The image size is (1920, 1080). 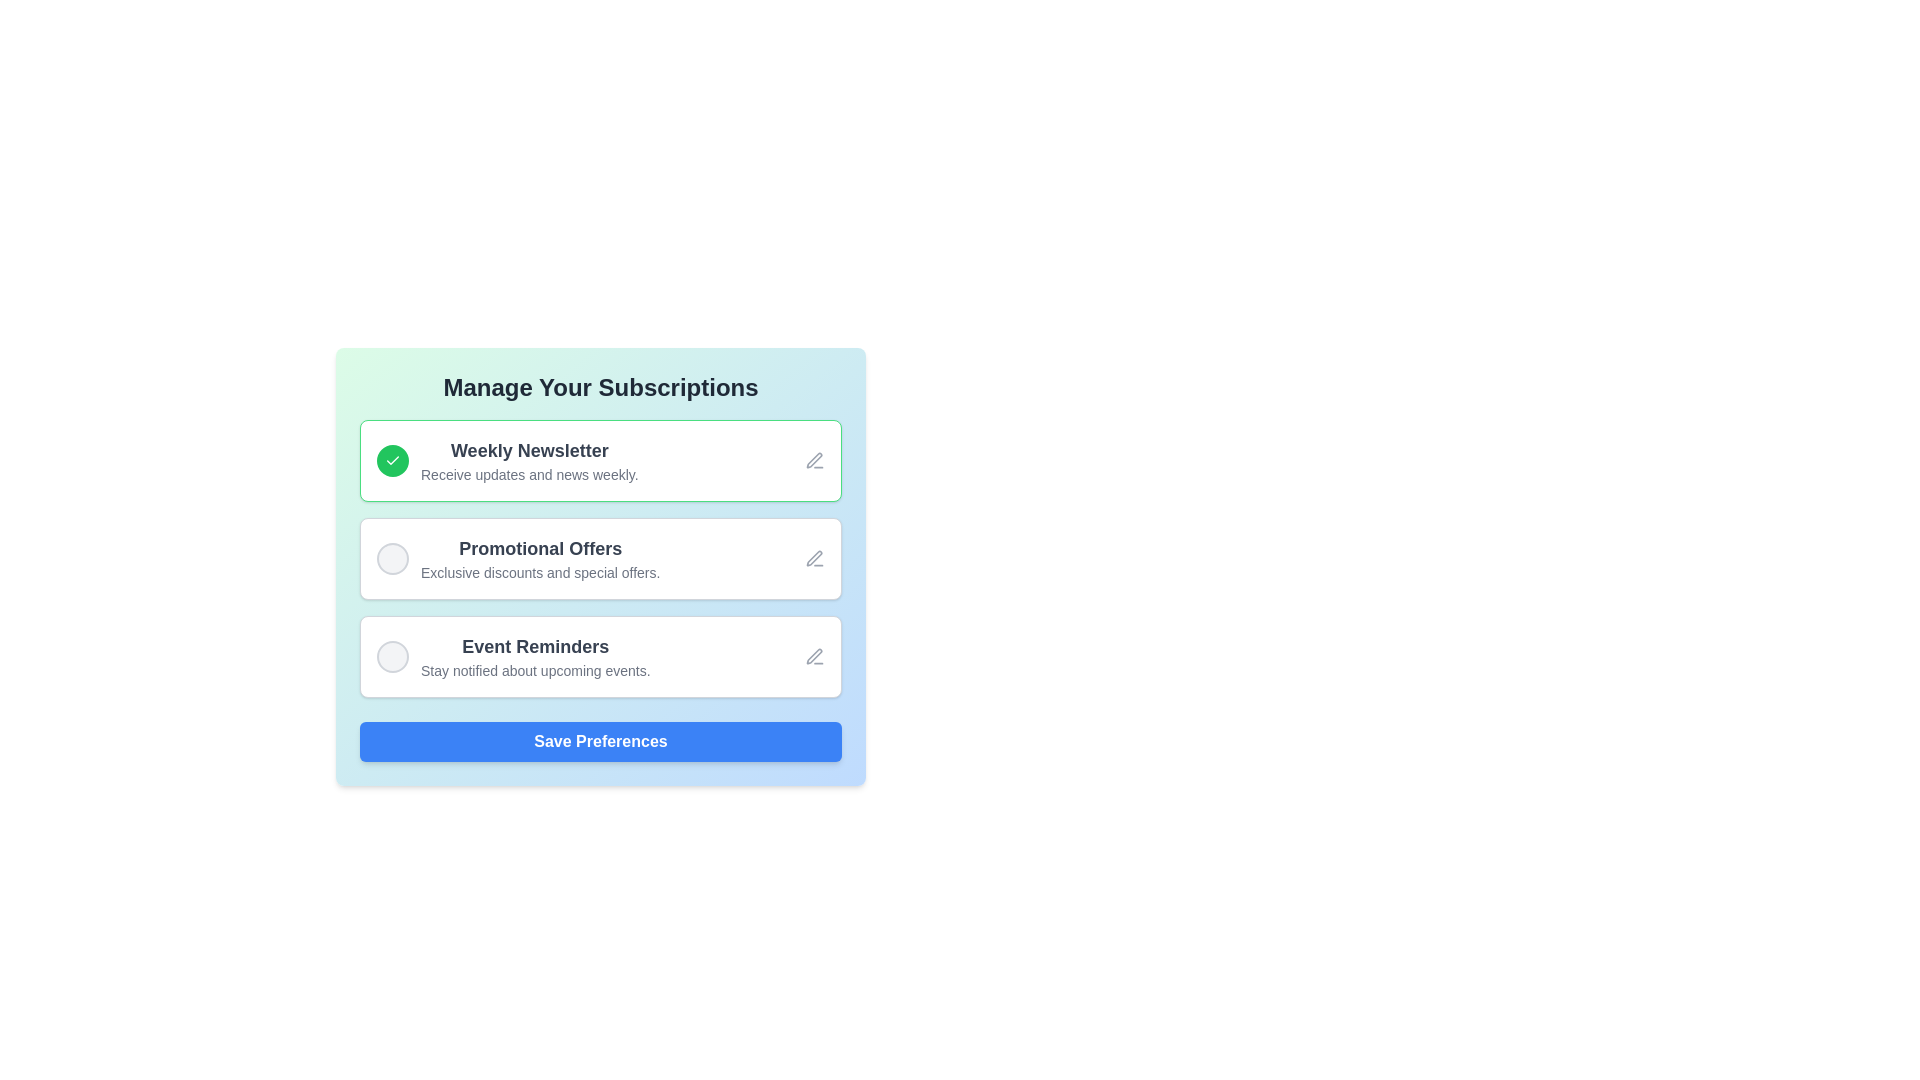 I want to click on the 'Save Subscription Preferences' button located at the bottom of the 'Manage Your Subscriptions' section, so click(x=599, y=741).